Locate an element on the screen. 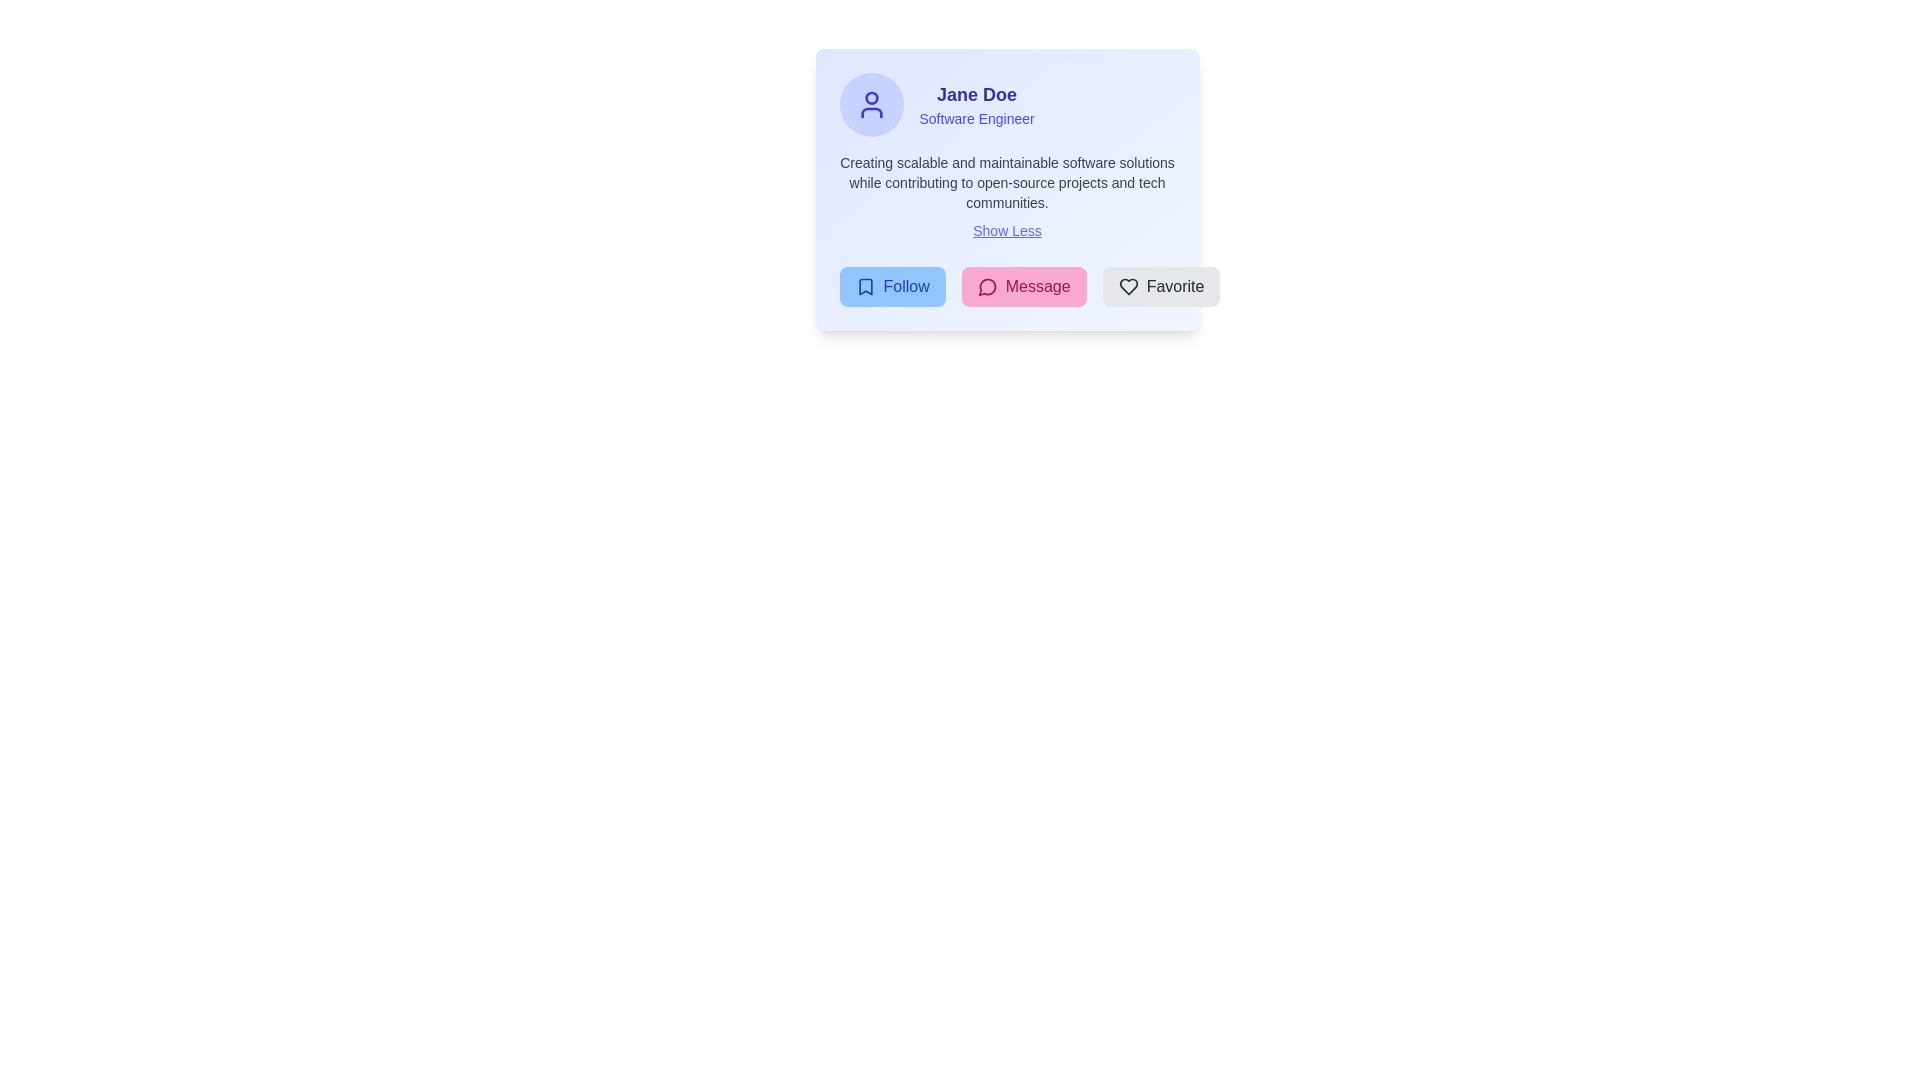 The width and height of the screenshot is (1920, 1080). the user profile icon located at the top central region of the profile card to perform actions related to this profile is located at coordinates (871, 112).